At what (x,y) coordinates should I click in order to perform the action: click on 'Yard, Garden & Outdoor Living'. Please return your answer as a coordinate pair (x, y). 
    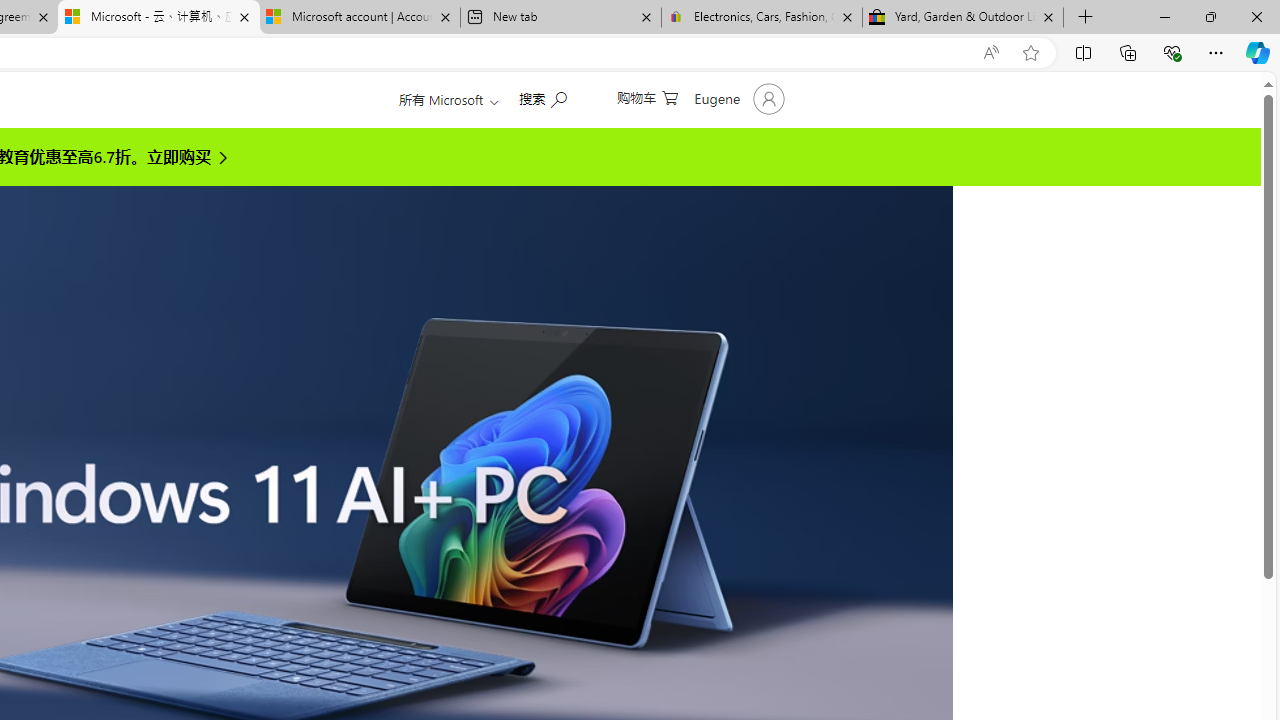
    Looking at the image, I should click on (963, 17).